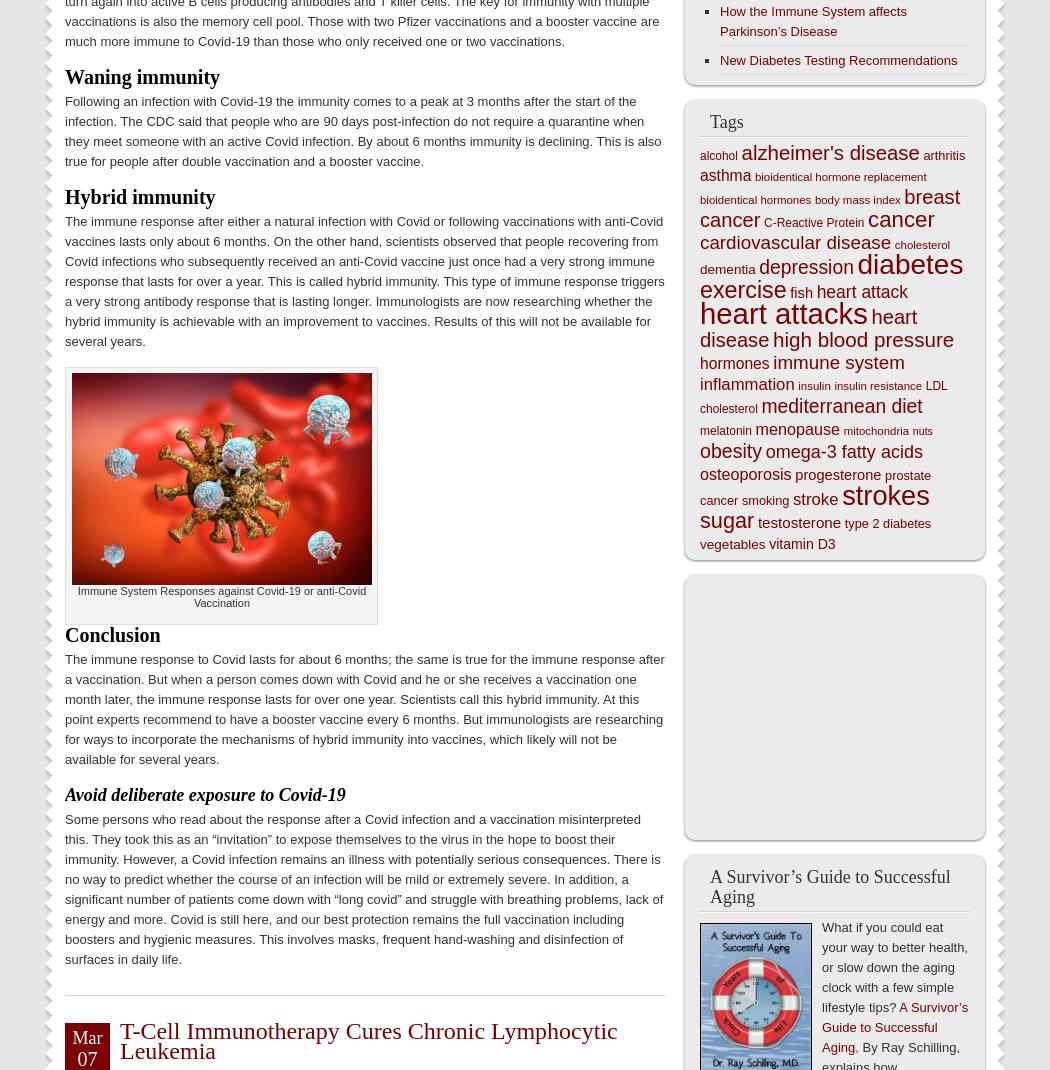 Image resolution: width=1050 pixels, height=1070 pixels. Describe the element at coordinates (796, 427) in the screenshot. I see `'menopause'` at that location.